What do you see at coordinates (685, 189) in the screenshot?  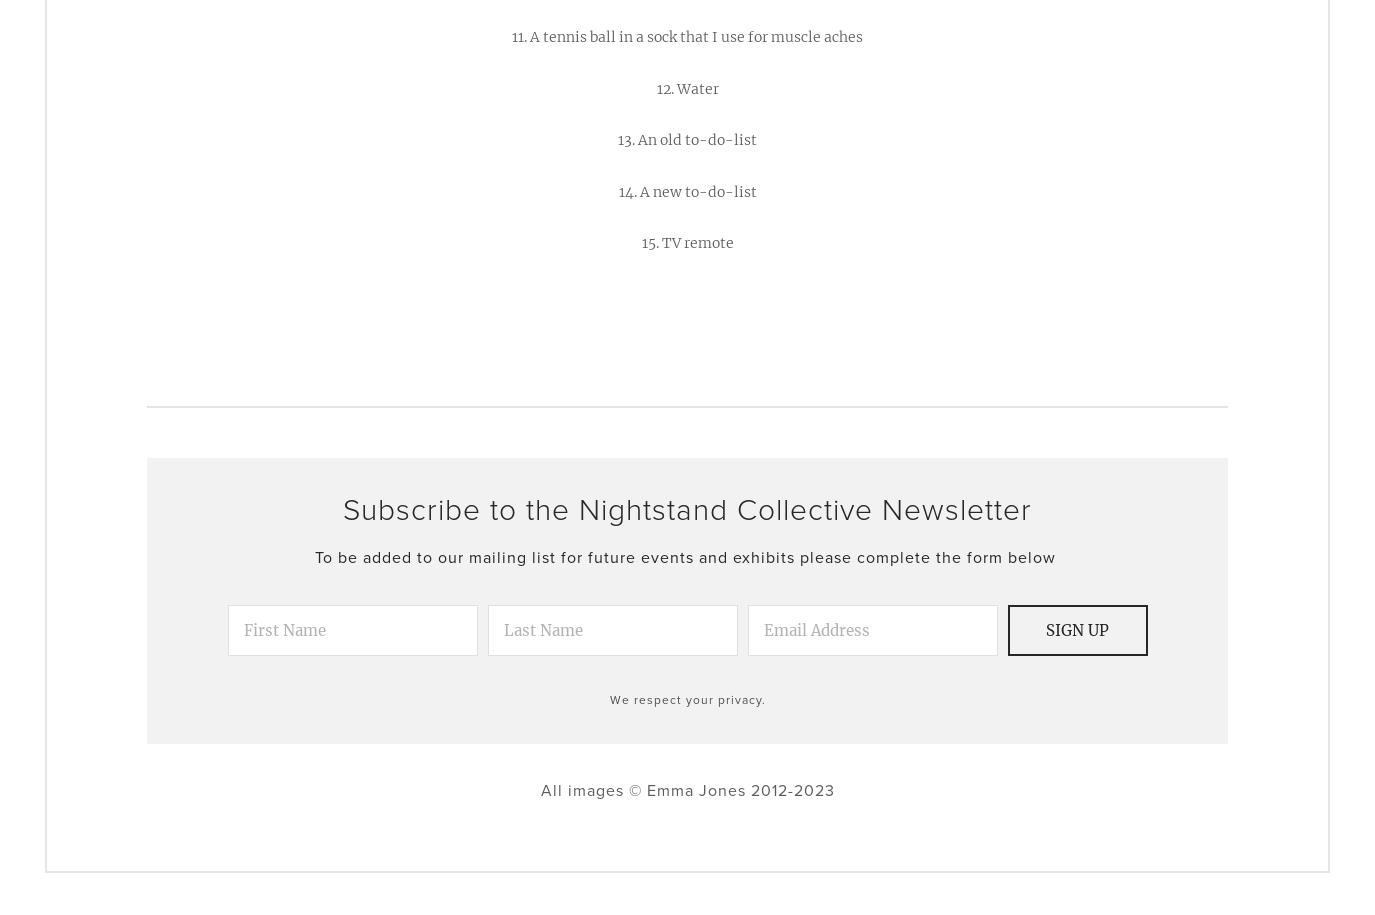 I see `'14. A new to-do-list'` at bounding box center [685, 189].